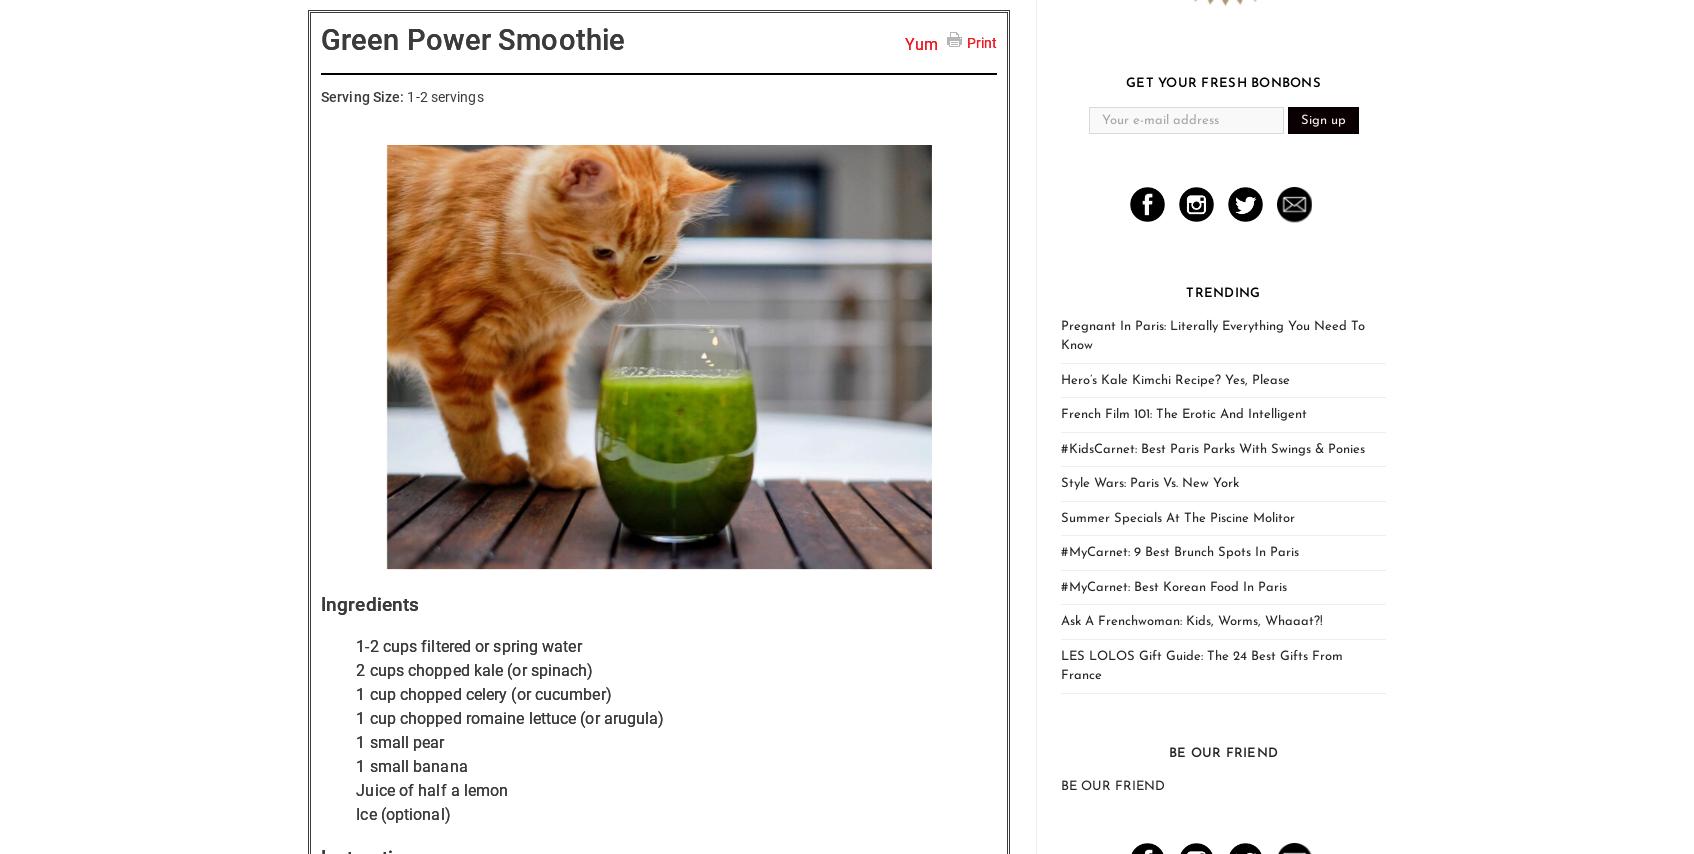  What do you see at coordinates (402, 812) in the screenshot?
I see `'Ice (optional)'` at bounding box center [402, 812].